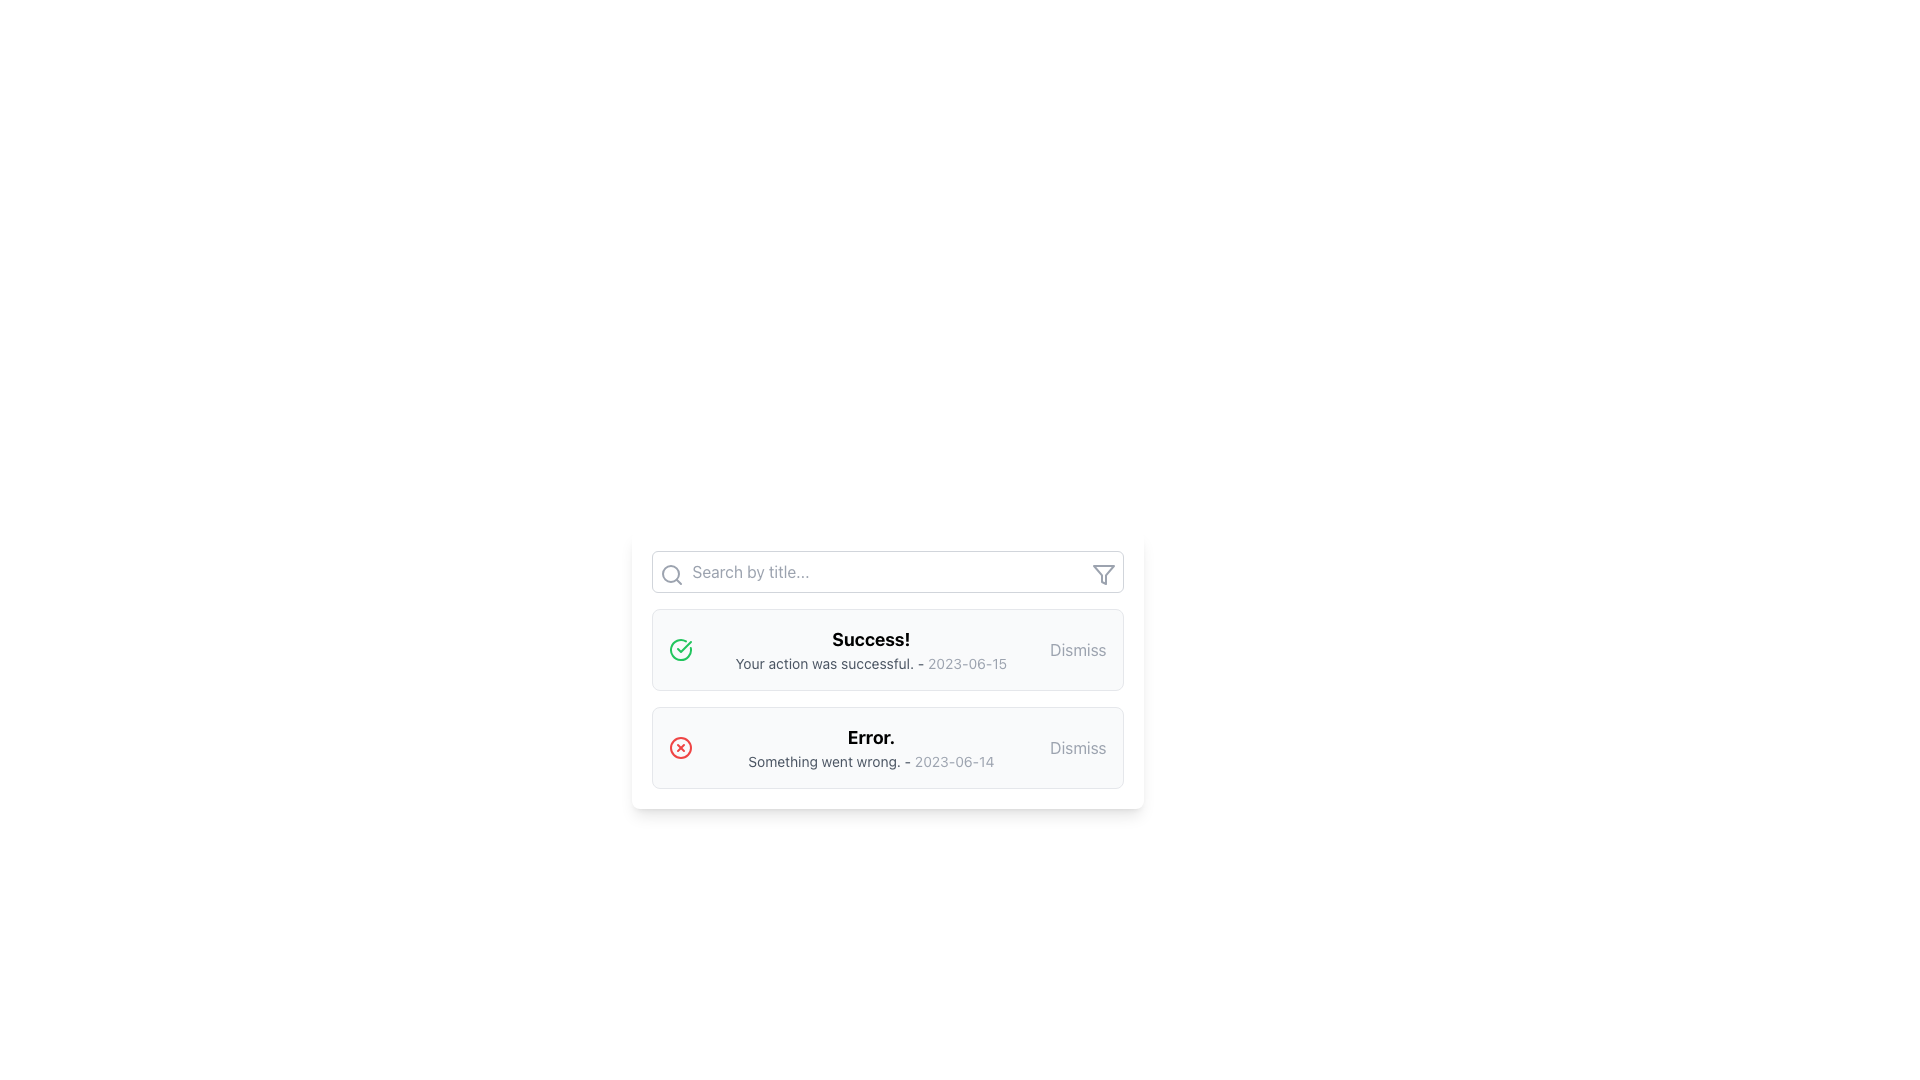 This screenshot has height=1080, width=1920. I want to click on the 'Dismiss' button, which is styled with gray color and changes to red on hover, so click(1077, 748).